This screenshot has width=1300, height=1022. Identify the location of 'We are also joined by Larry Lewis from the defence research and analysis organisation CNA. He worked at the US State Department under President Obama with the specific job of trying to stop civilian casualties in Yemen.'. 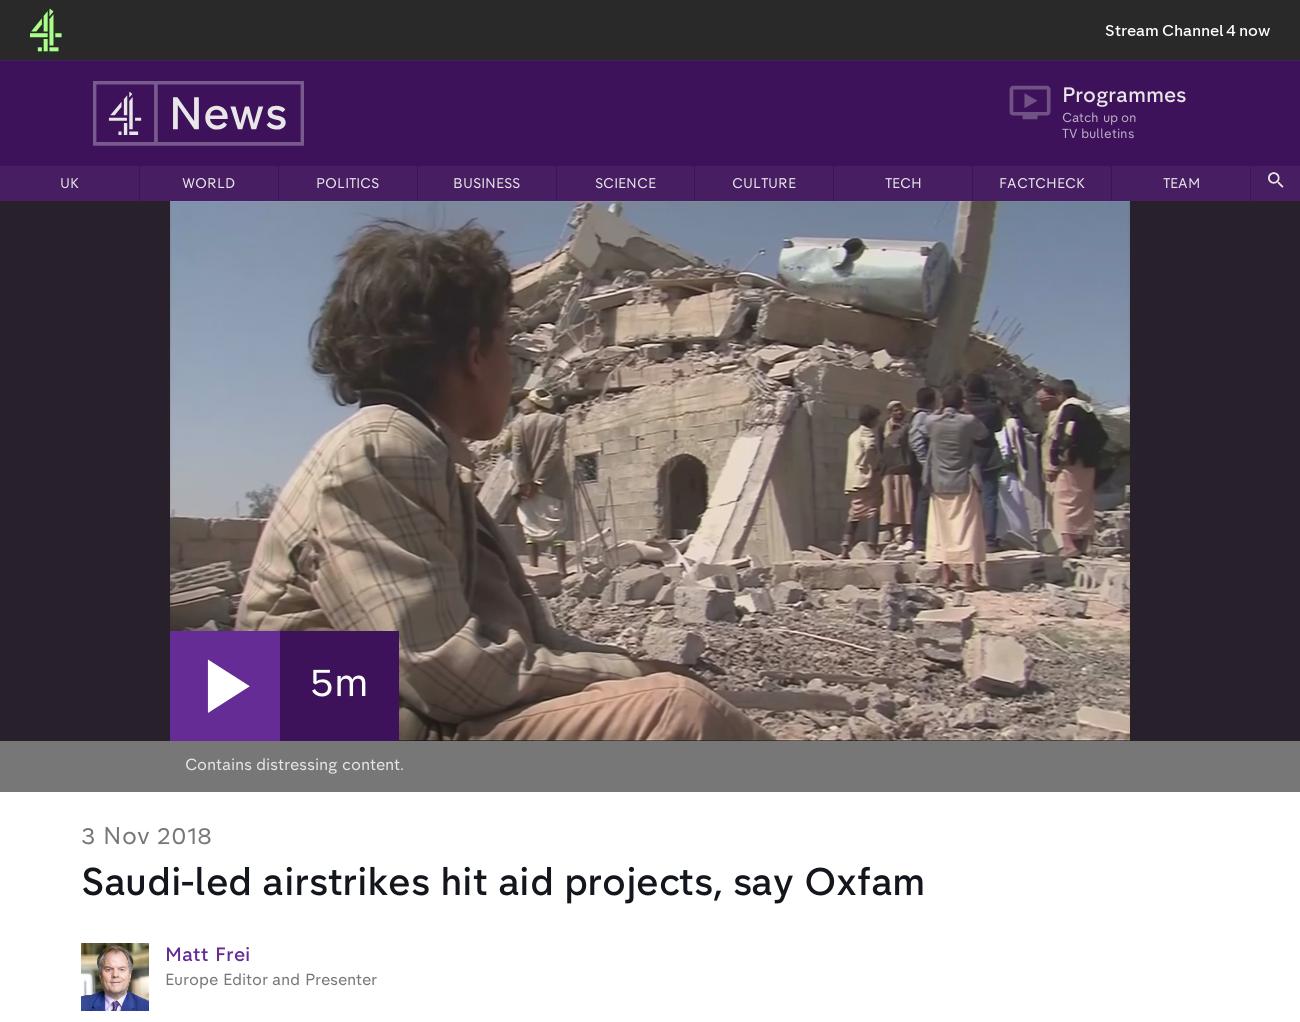
(80, 461).